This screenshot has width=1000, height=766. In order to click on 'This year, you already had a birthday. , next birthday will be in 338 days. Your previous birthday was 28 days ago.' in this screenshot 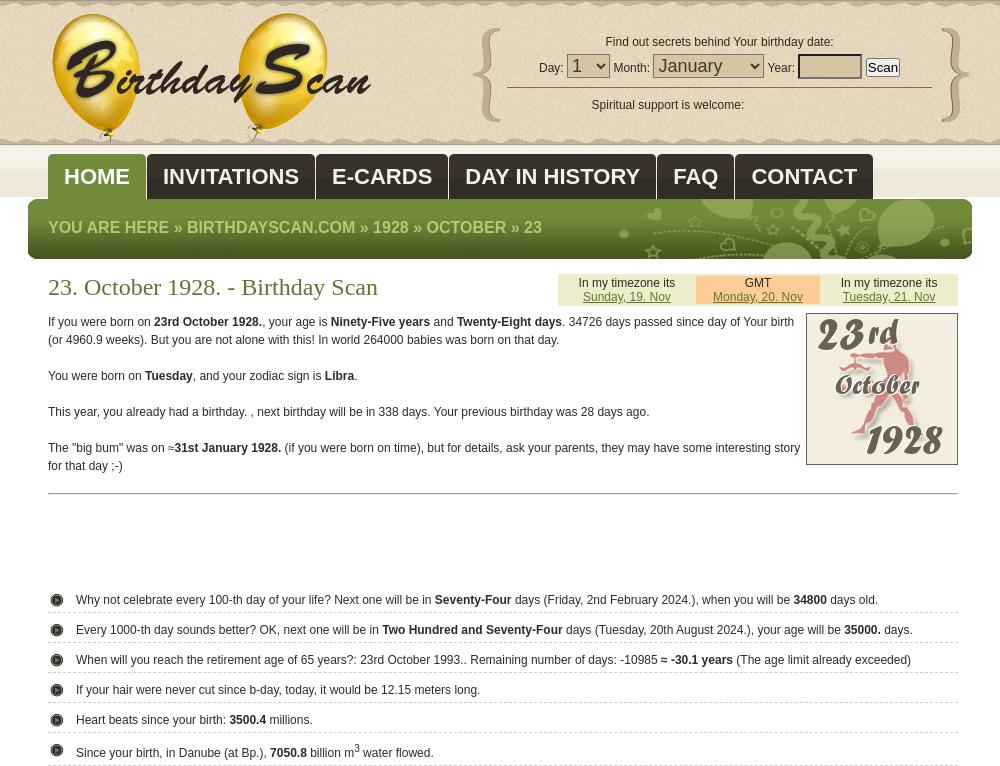, I will do `click(347, 411)`.